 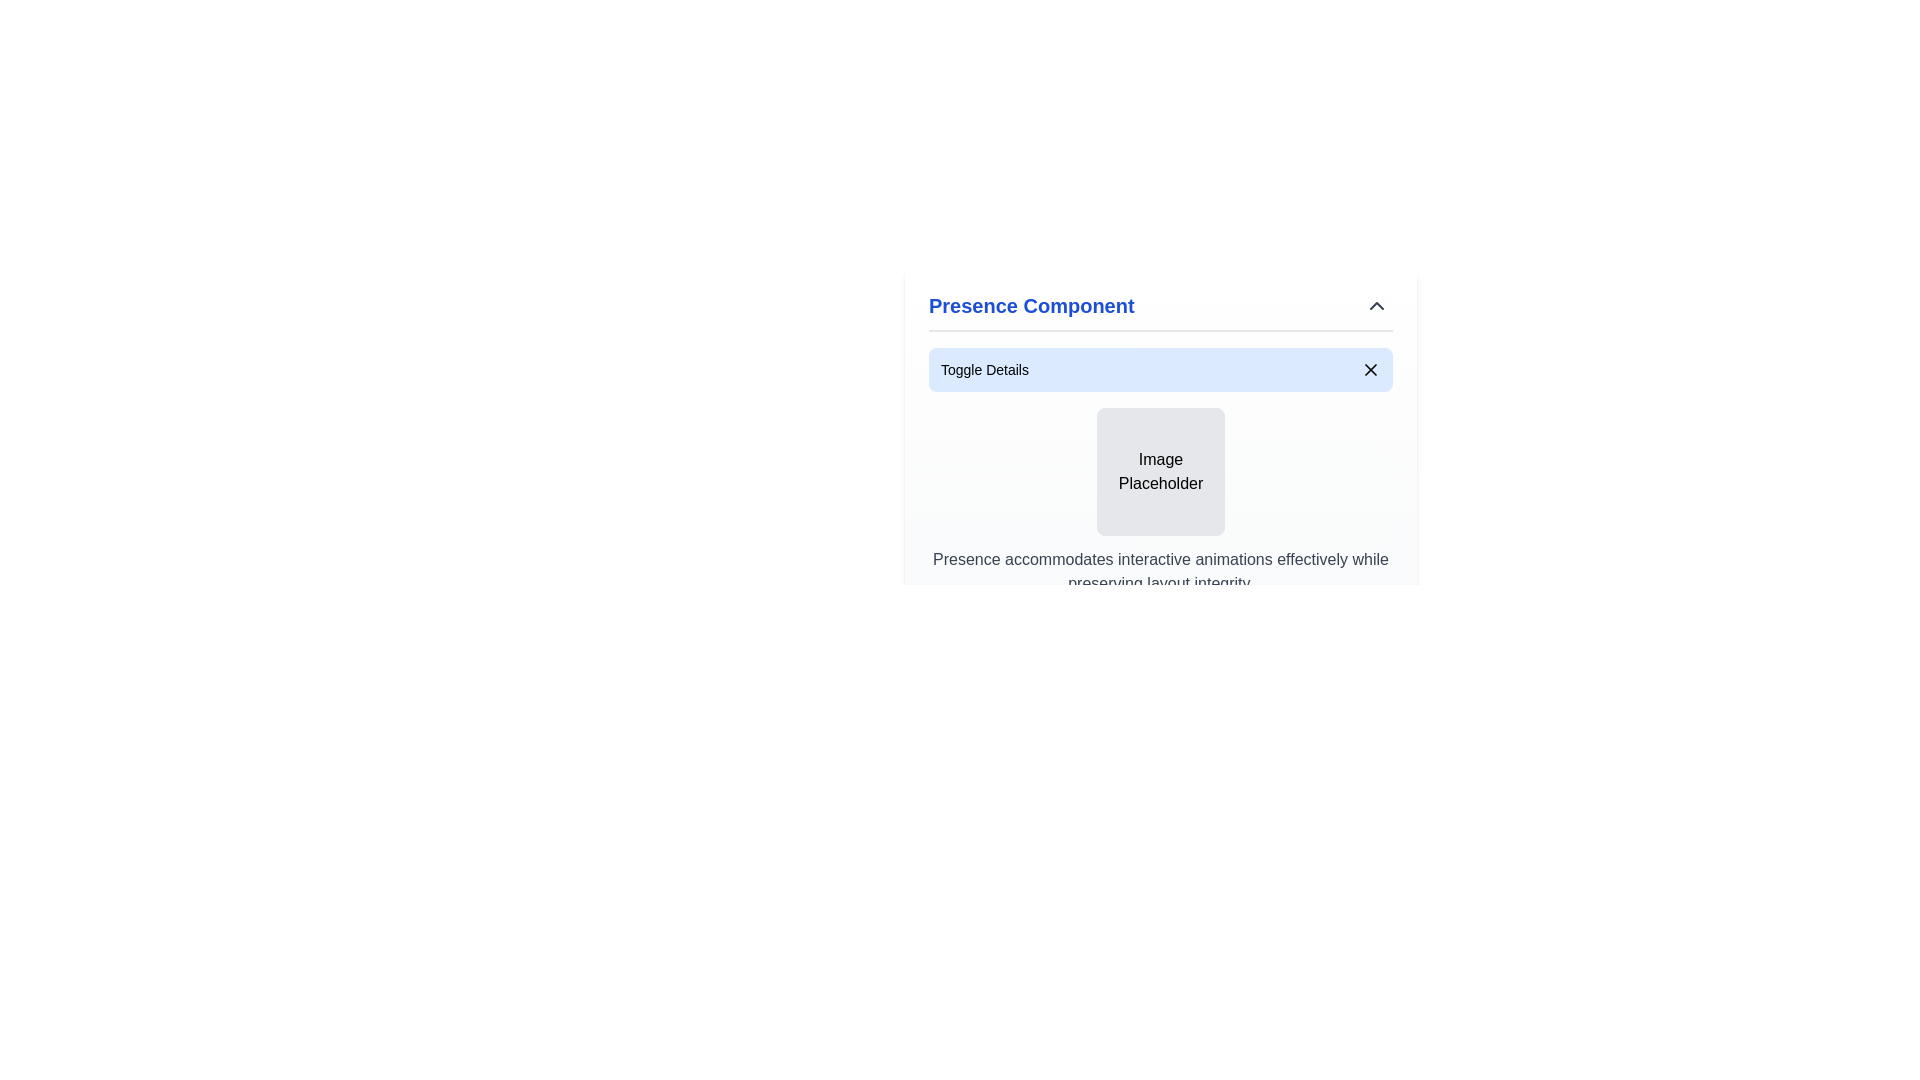 What do you see at coordinates (1370, 370) in the screenshot?
I see `the 'X' icon Close button on the light blue background` at bounding box center [1370, 370].